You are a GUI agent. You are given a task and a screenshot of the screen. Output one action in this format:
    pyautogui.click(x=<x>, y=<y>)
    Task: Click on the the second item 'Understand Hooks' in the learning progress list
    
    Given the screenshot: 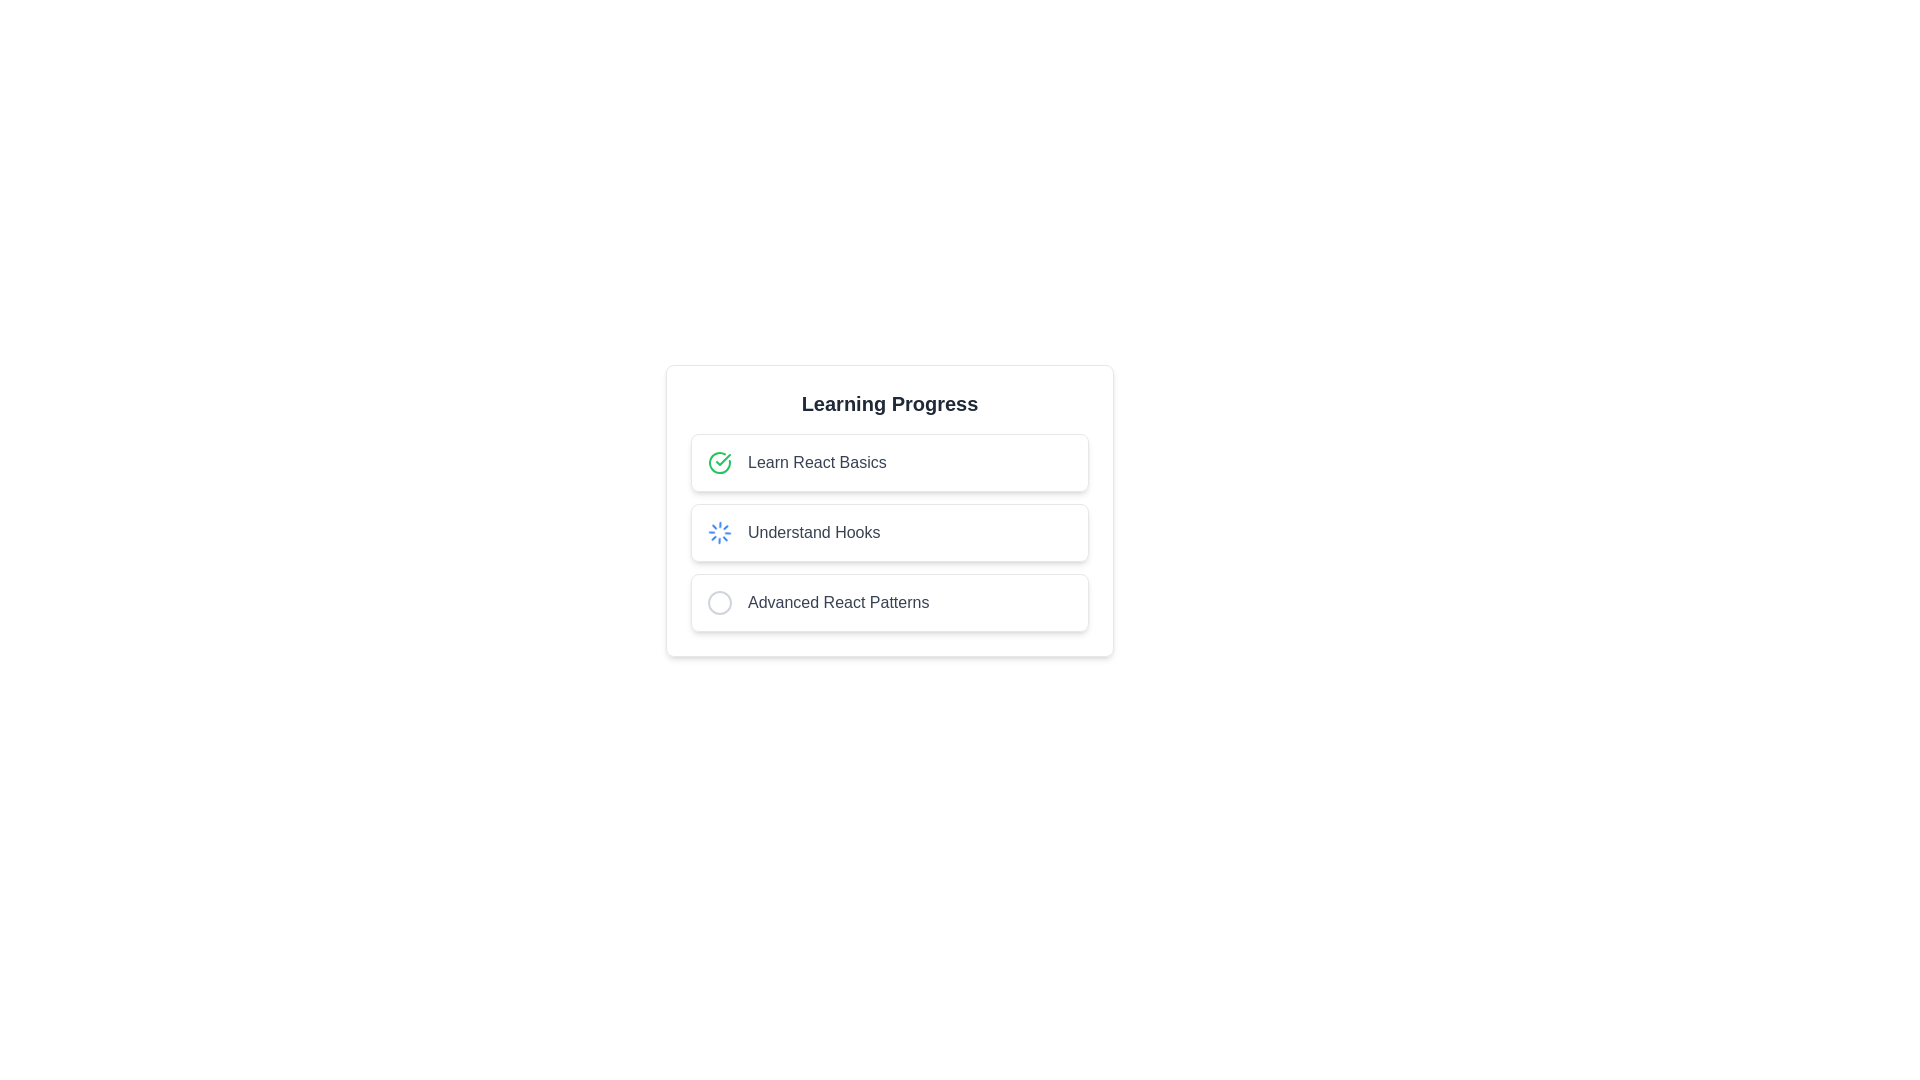 What is the action you would take?
    pyautogui.click(x=888, y=531)
    